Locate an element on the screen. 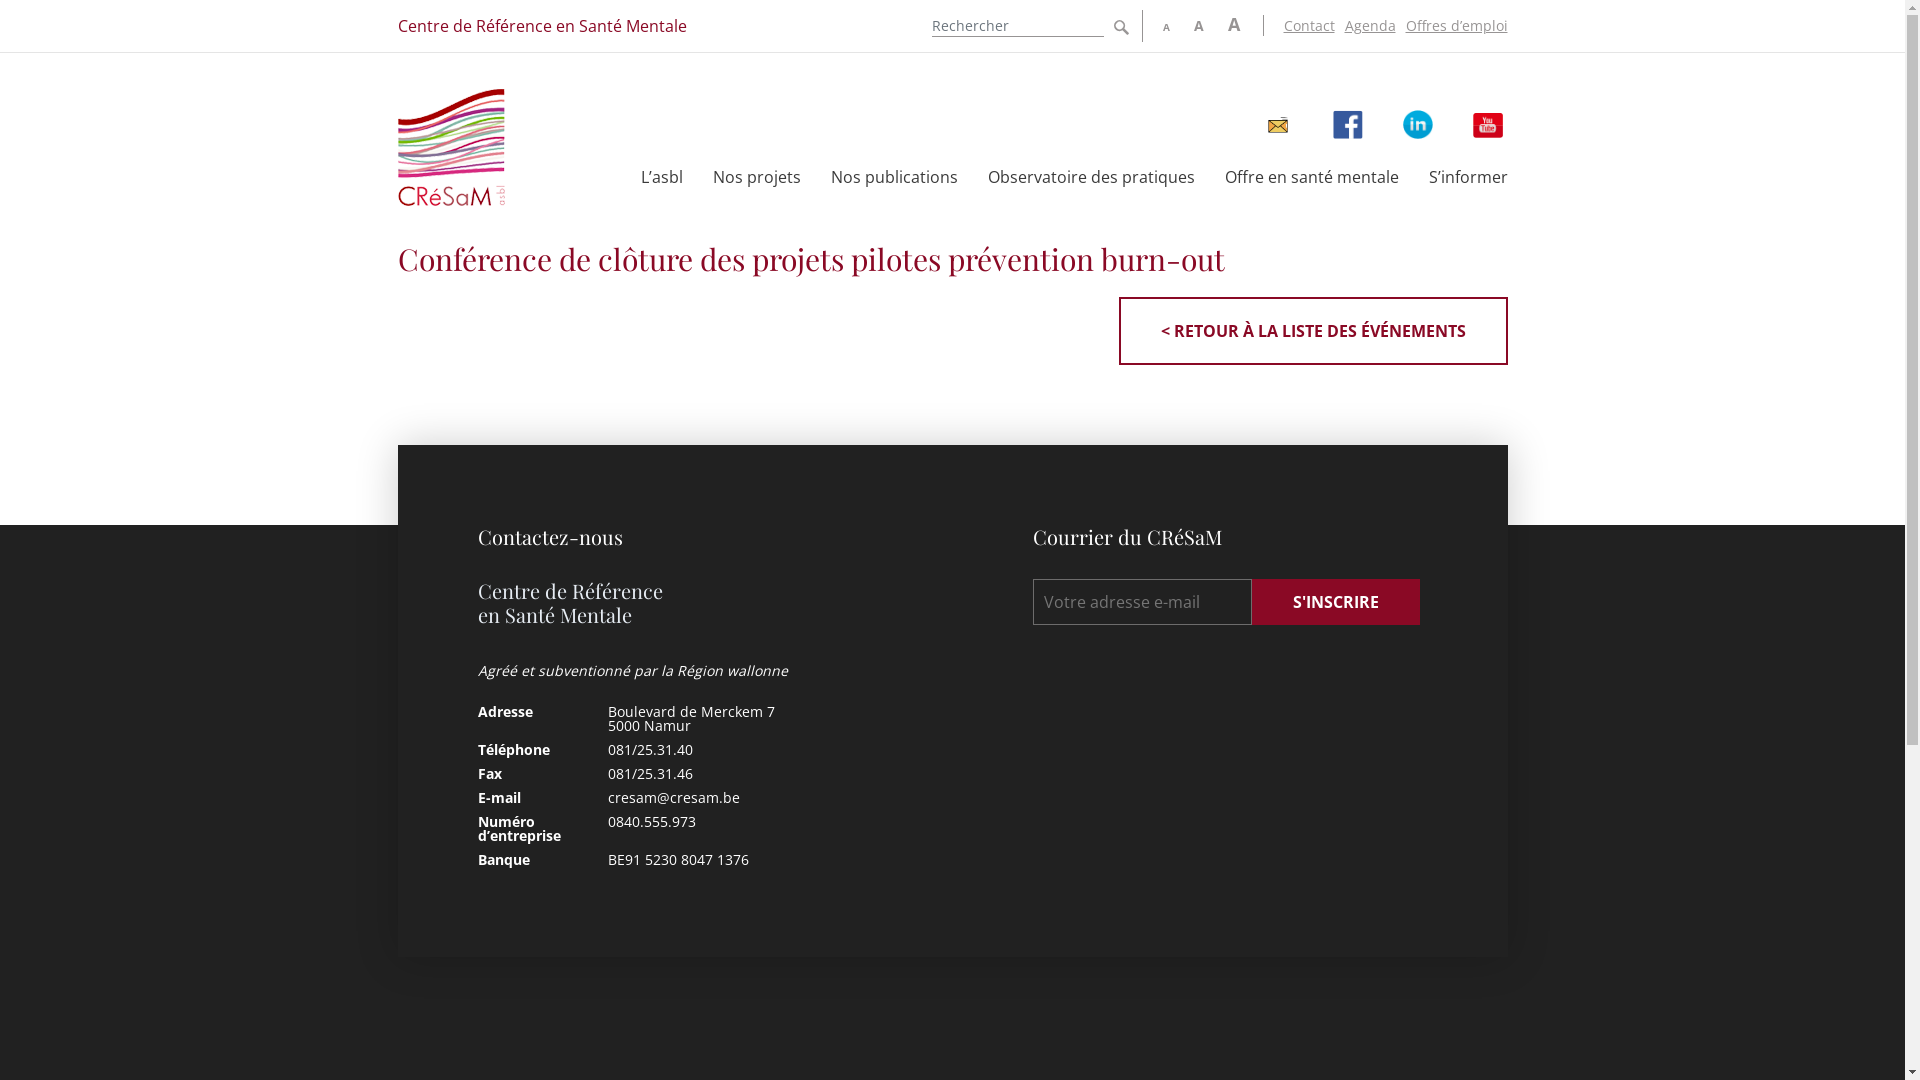 The height and width of the screenshot is (1080, 1920). '081/25.31.40' is located at coordinates (607, 749).